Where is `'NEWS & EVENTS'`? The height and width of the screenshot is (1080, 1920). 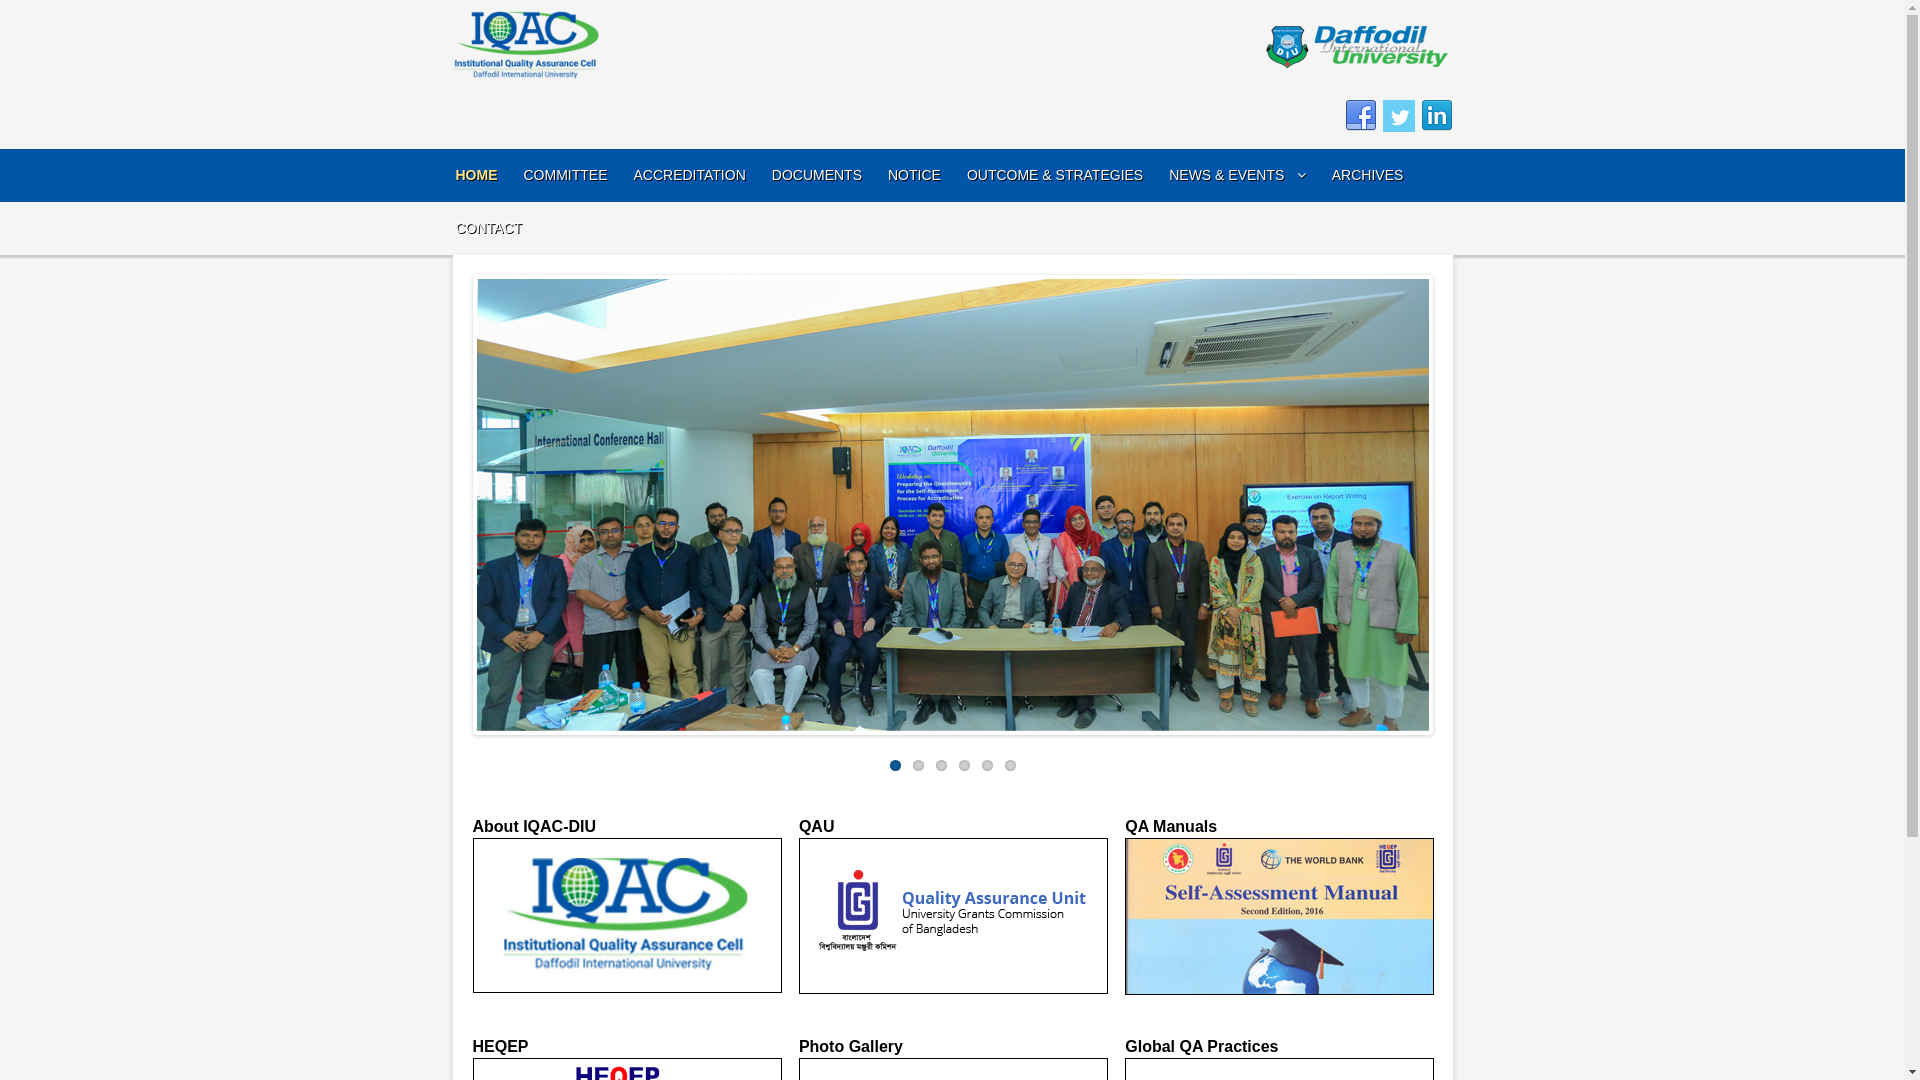
'NEWS & EVENTS' is located at coordinates (1236, 174).